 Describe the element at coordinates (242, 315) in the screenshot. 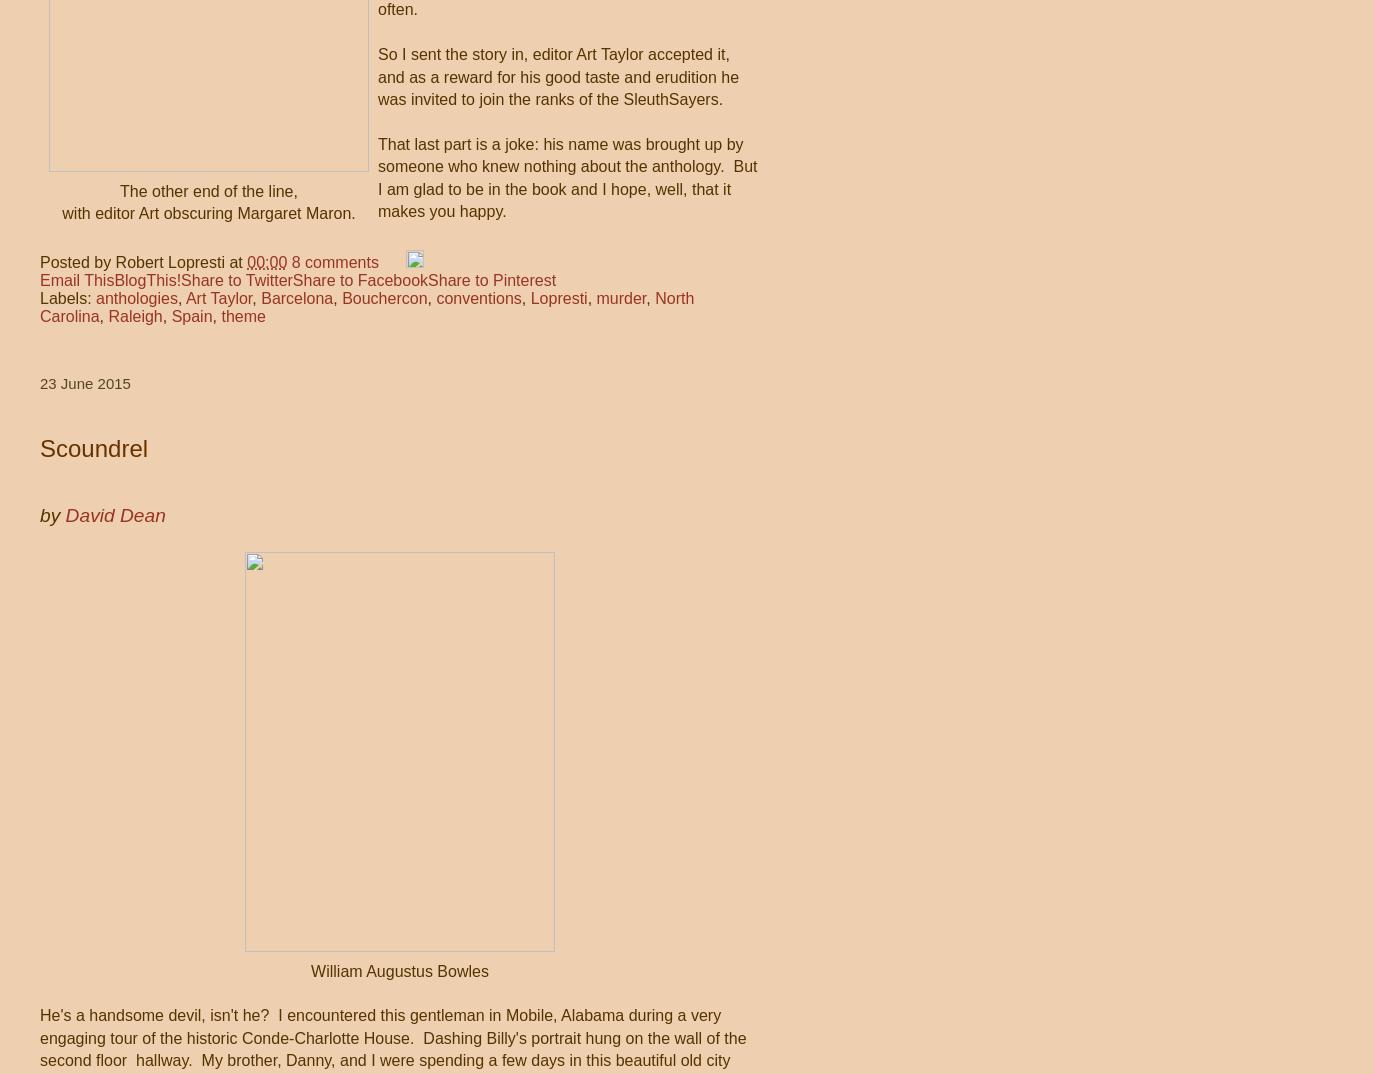

I see `'theme'` at that location.